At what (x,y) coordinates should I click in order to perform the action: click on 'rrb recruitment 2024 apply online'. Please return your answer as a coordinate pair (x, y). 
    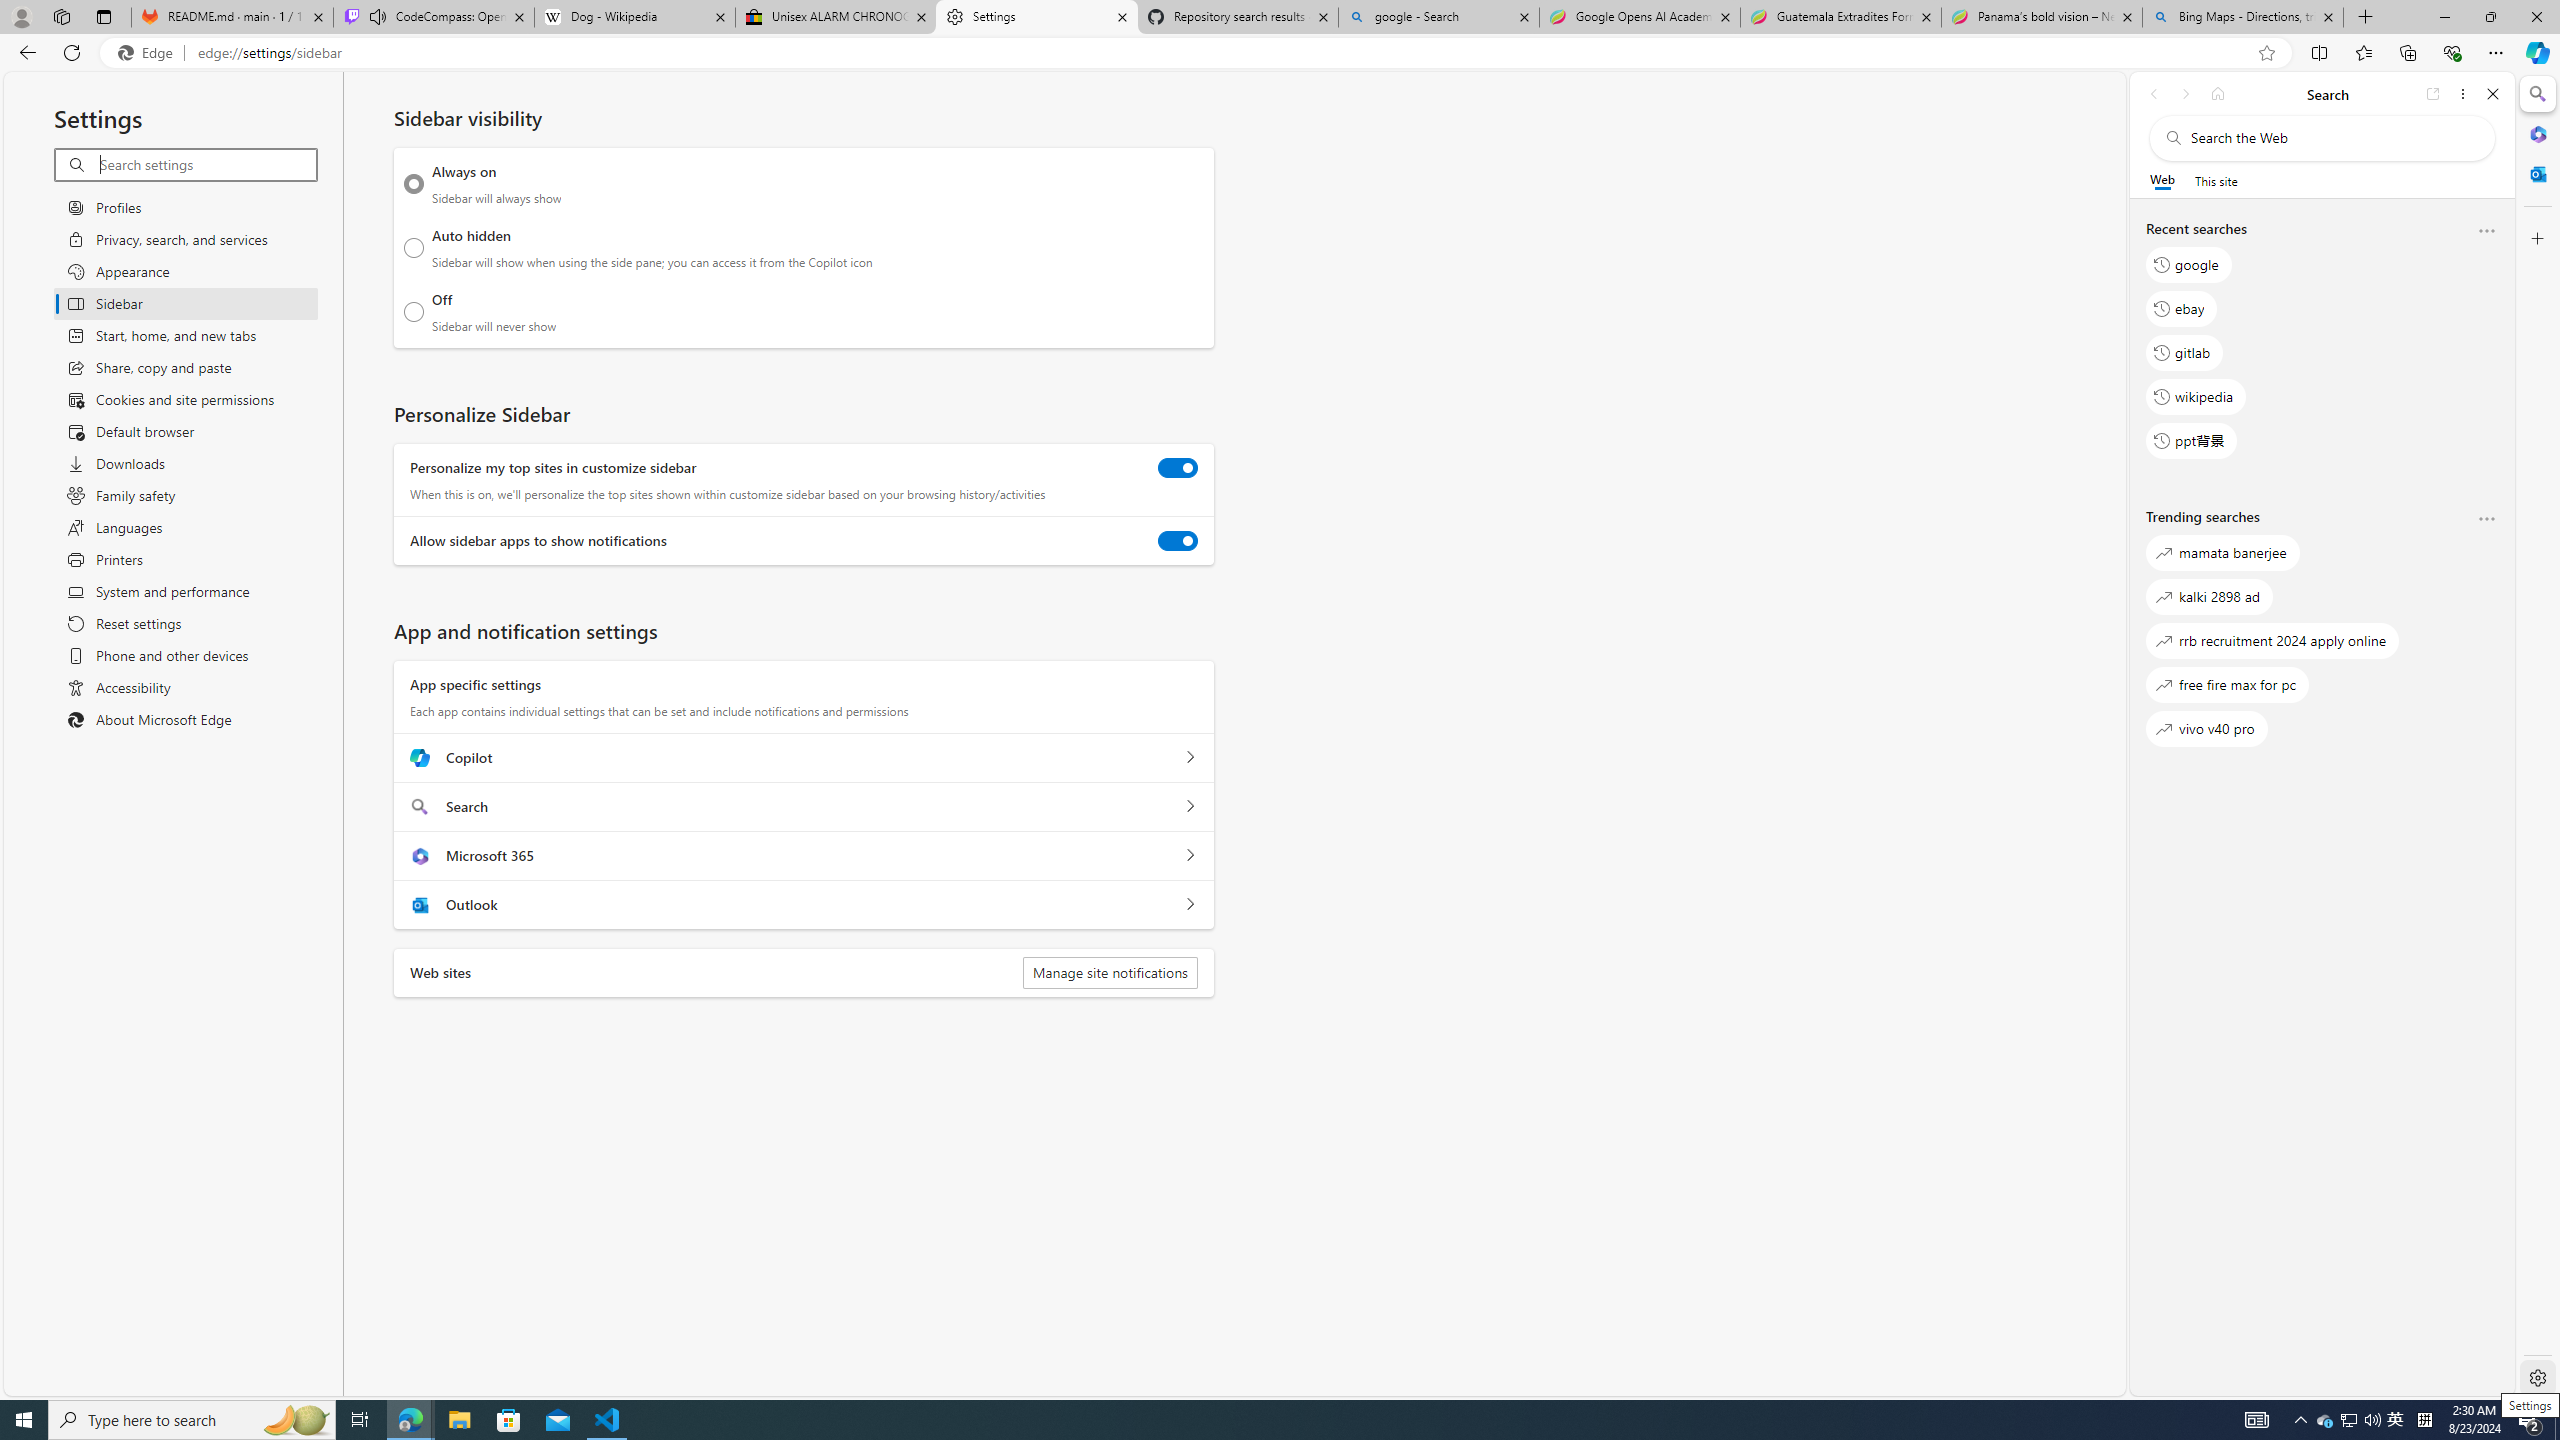
    Looking at the image, I should click on (2272, 640).